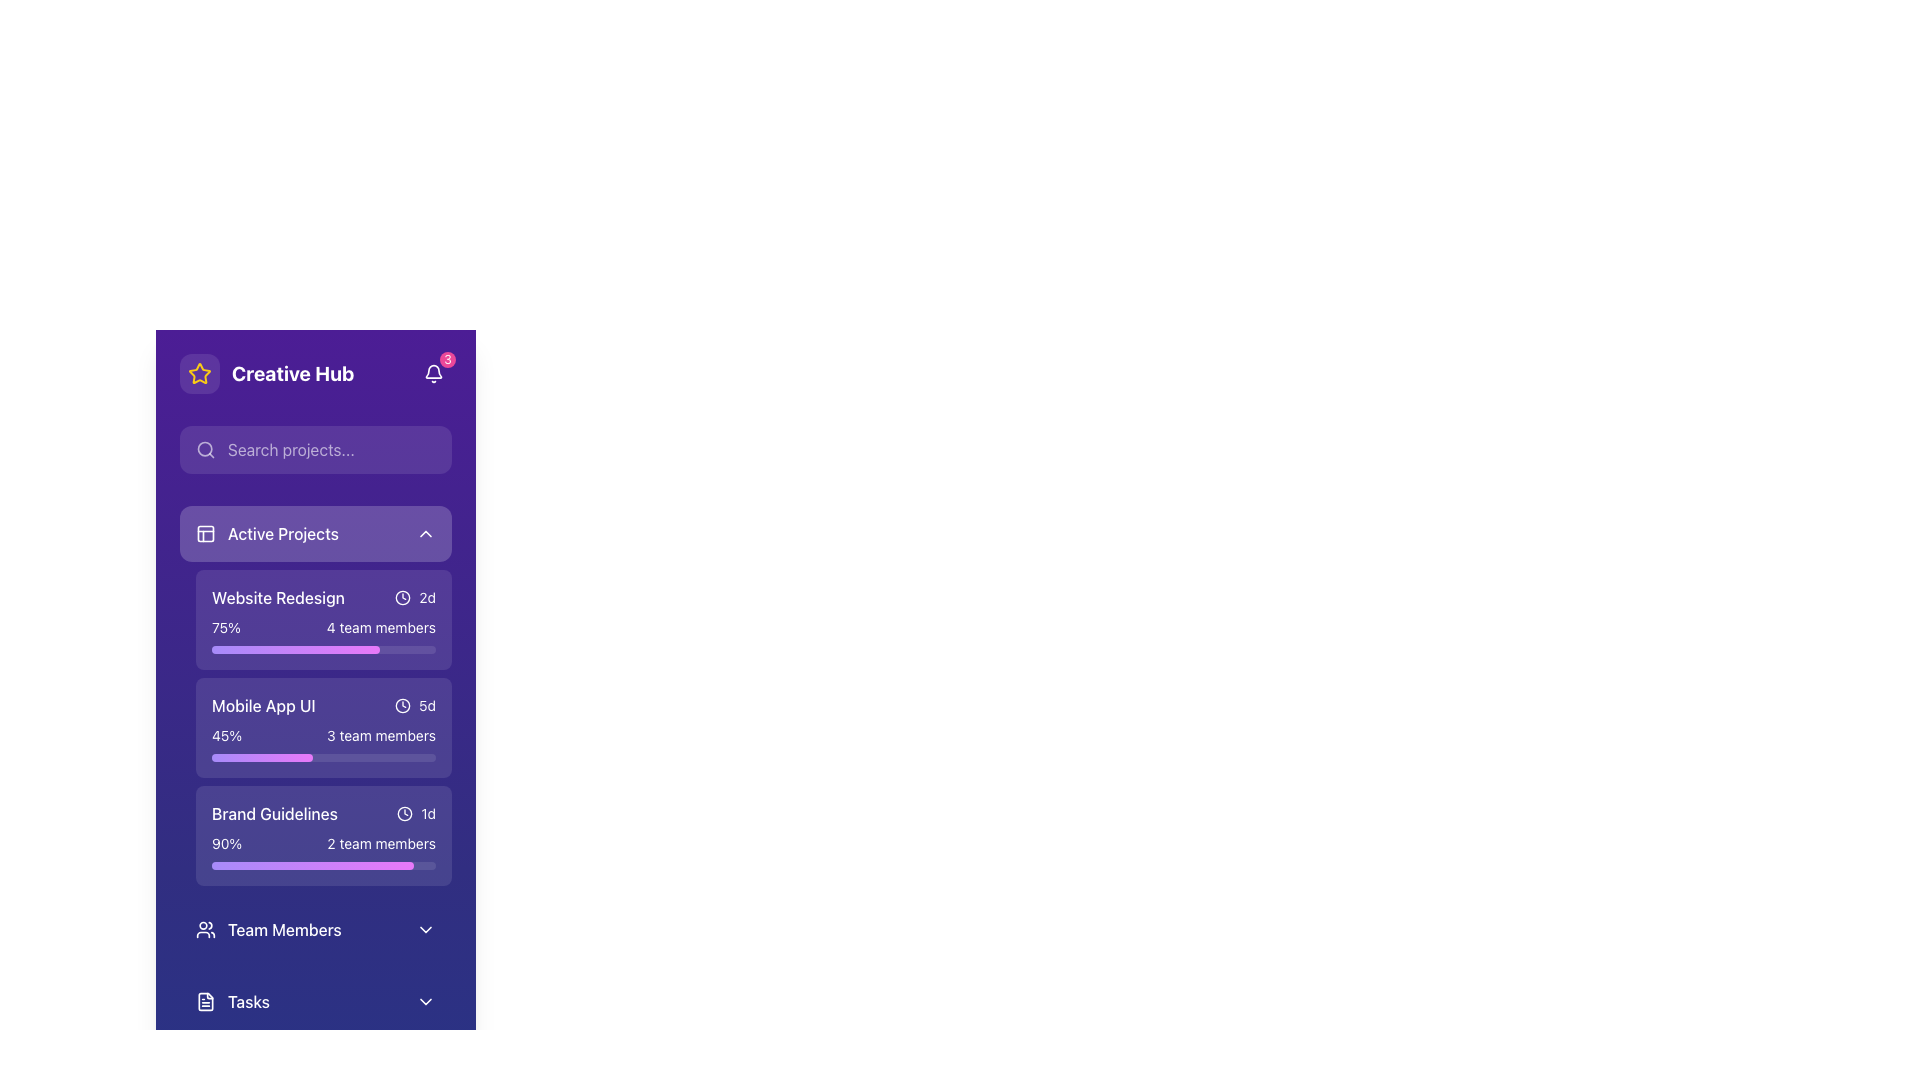 This screenshot has height=1080, width=1920. What do you see at coordinates (324, 758) in the screenshot?
I see `the Progress Bar that indicates 45% completion for the 'Mobile App UI' project, located under 'Active Projects'` at bounding box center [324, 758].